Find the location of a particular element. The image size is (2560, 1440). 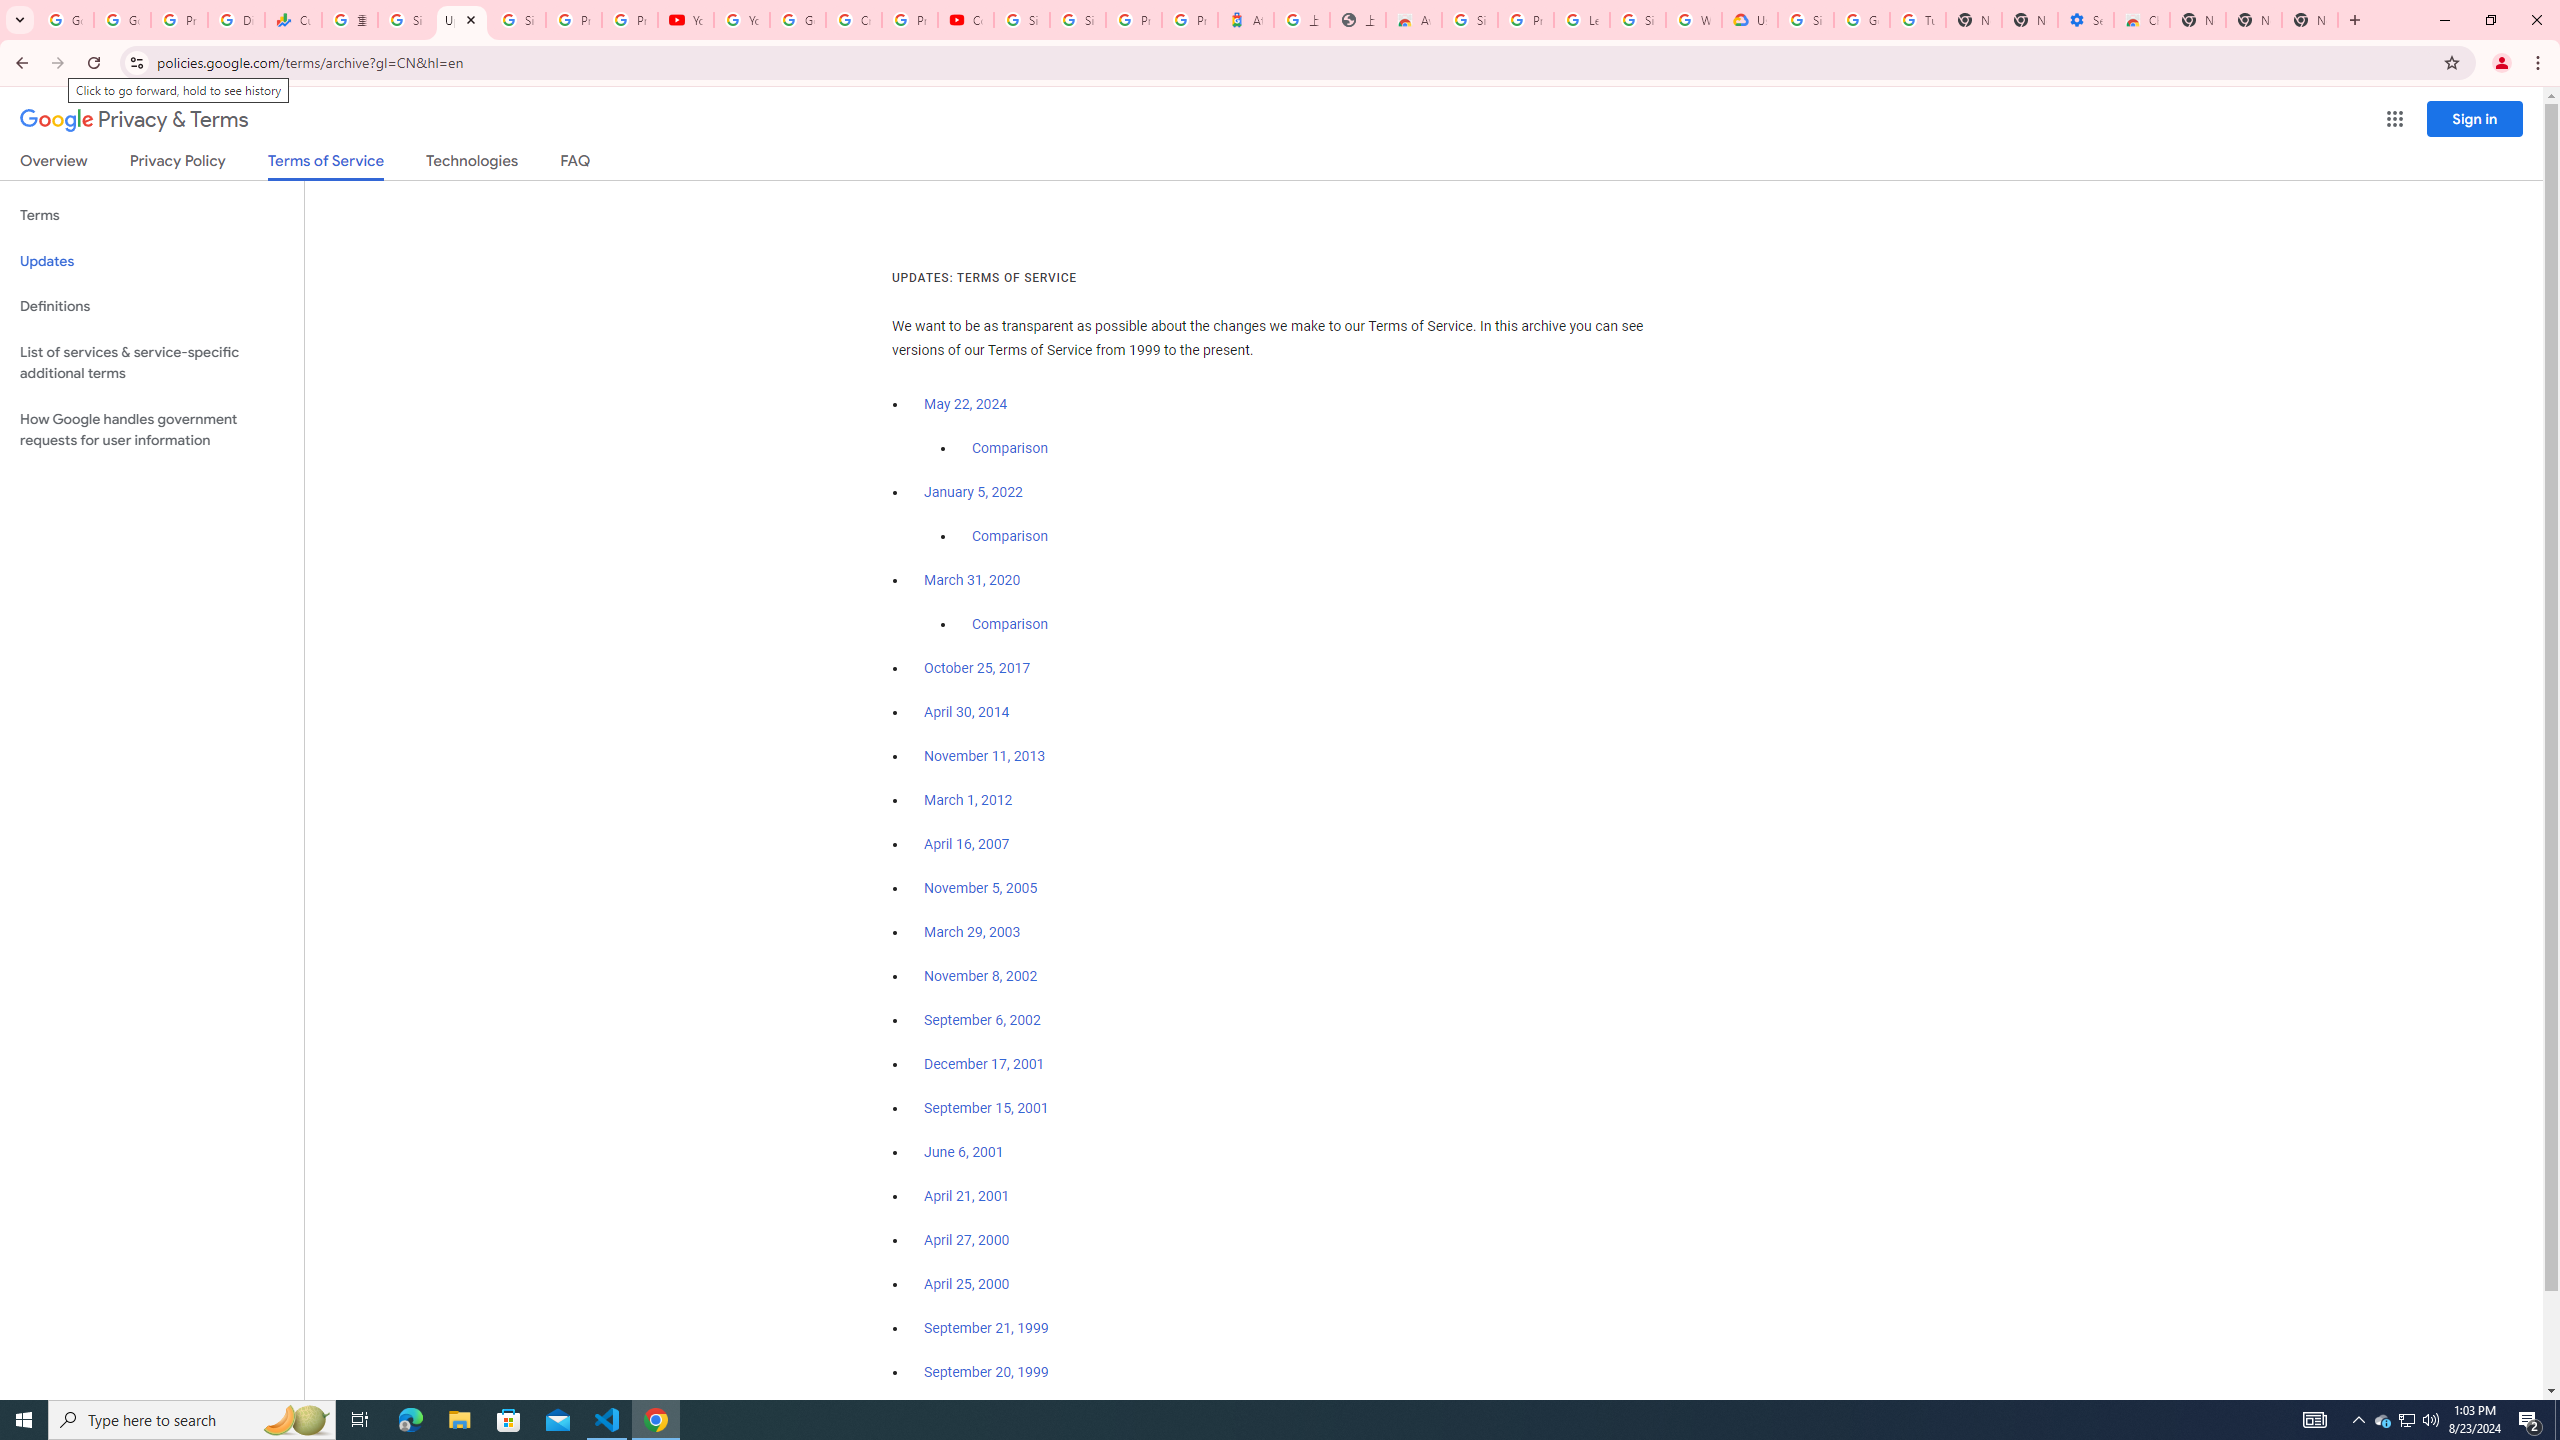

'Sign in - Google Accounts' is located at coordinates (517, 19).